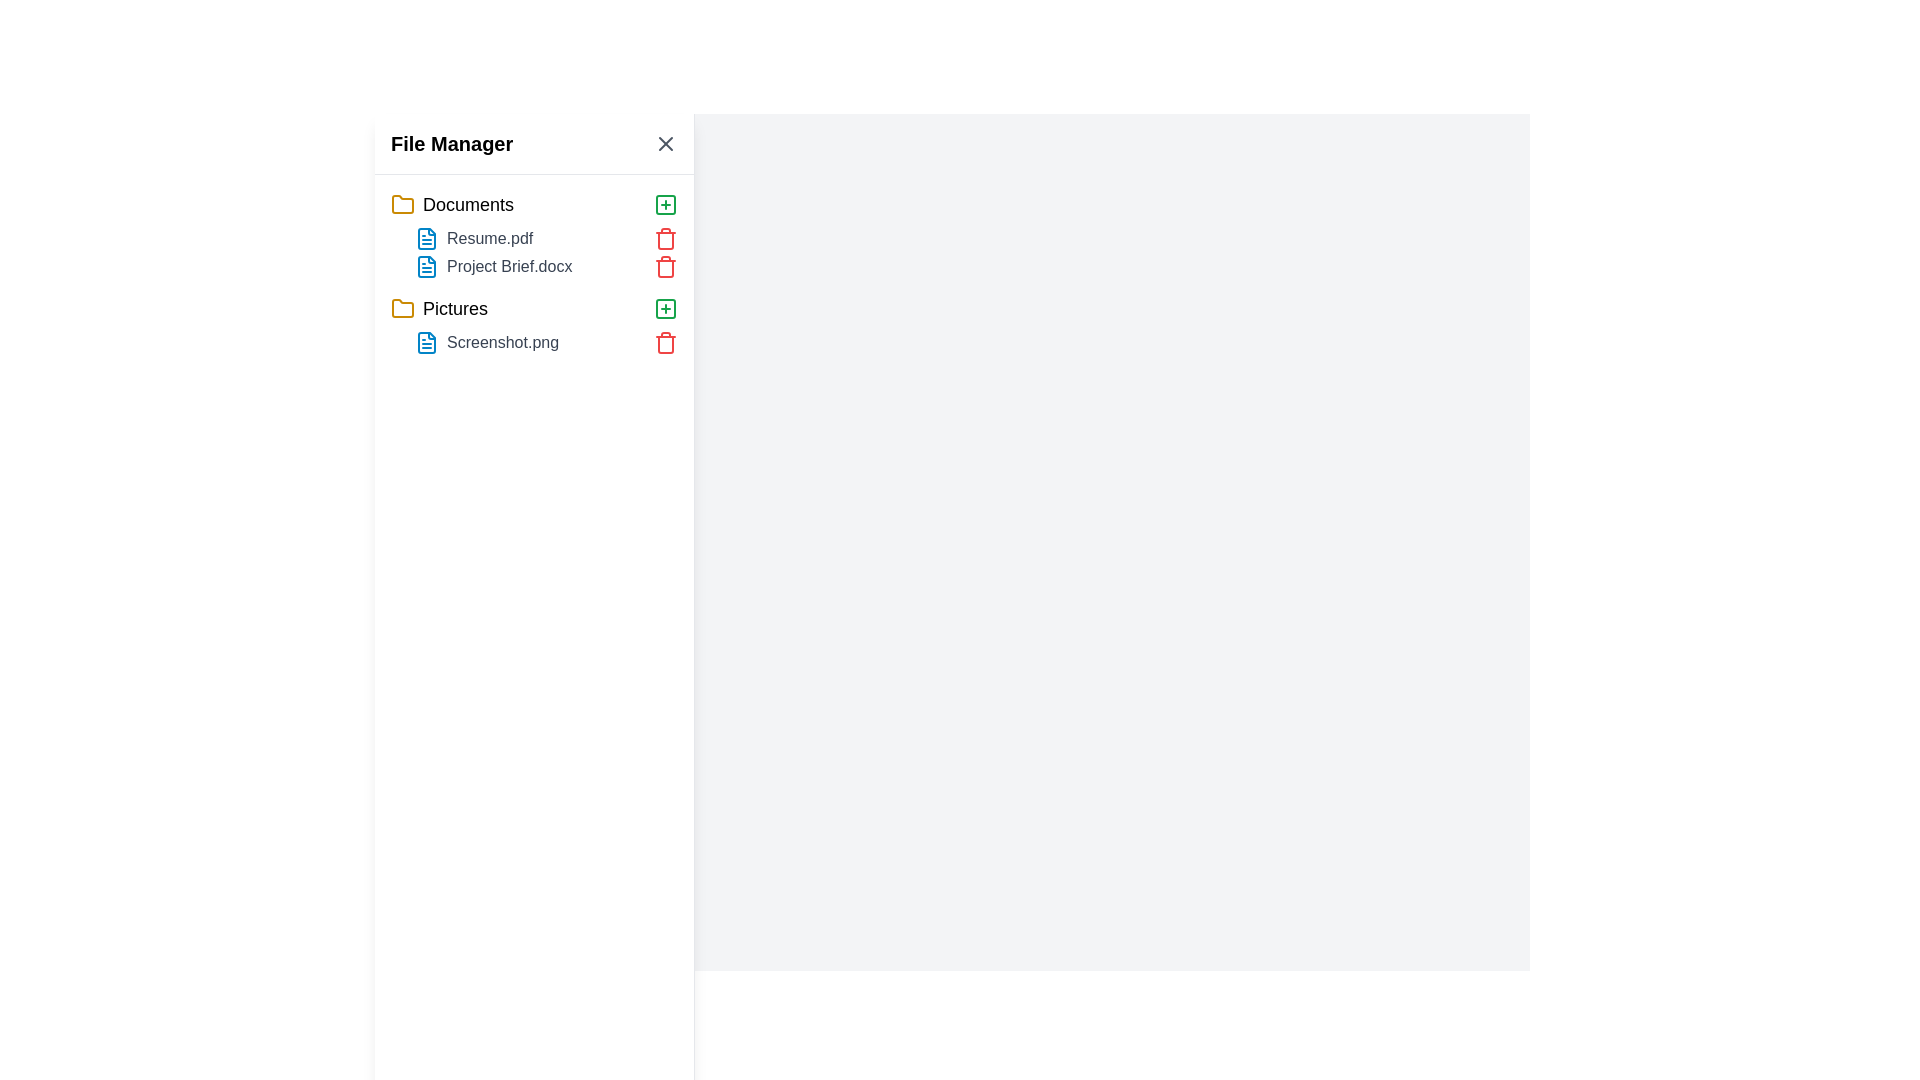 This screenshot has height=1080, width=1920. What do you see at coordinates (426, 342) in the screenshot?
I see `the file icon representing 'Screenshot.png' located in the left-side navigation panel under the 'Pictures' folder` at bounding box center [426, 342].